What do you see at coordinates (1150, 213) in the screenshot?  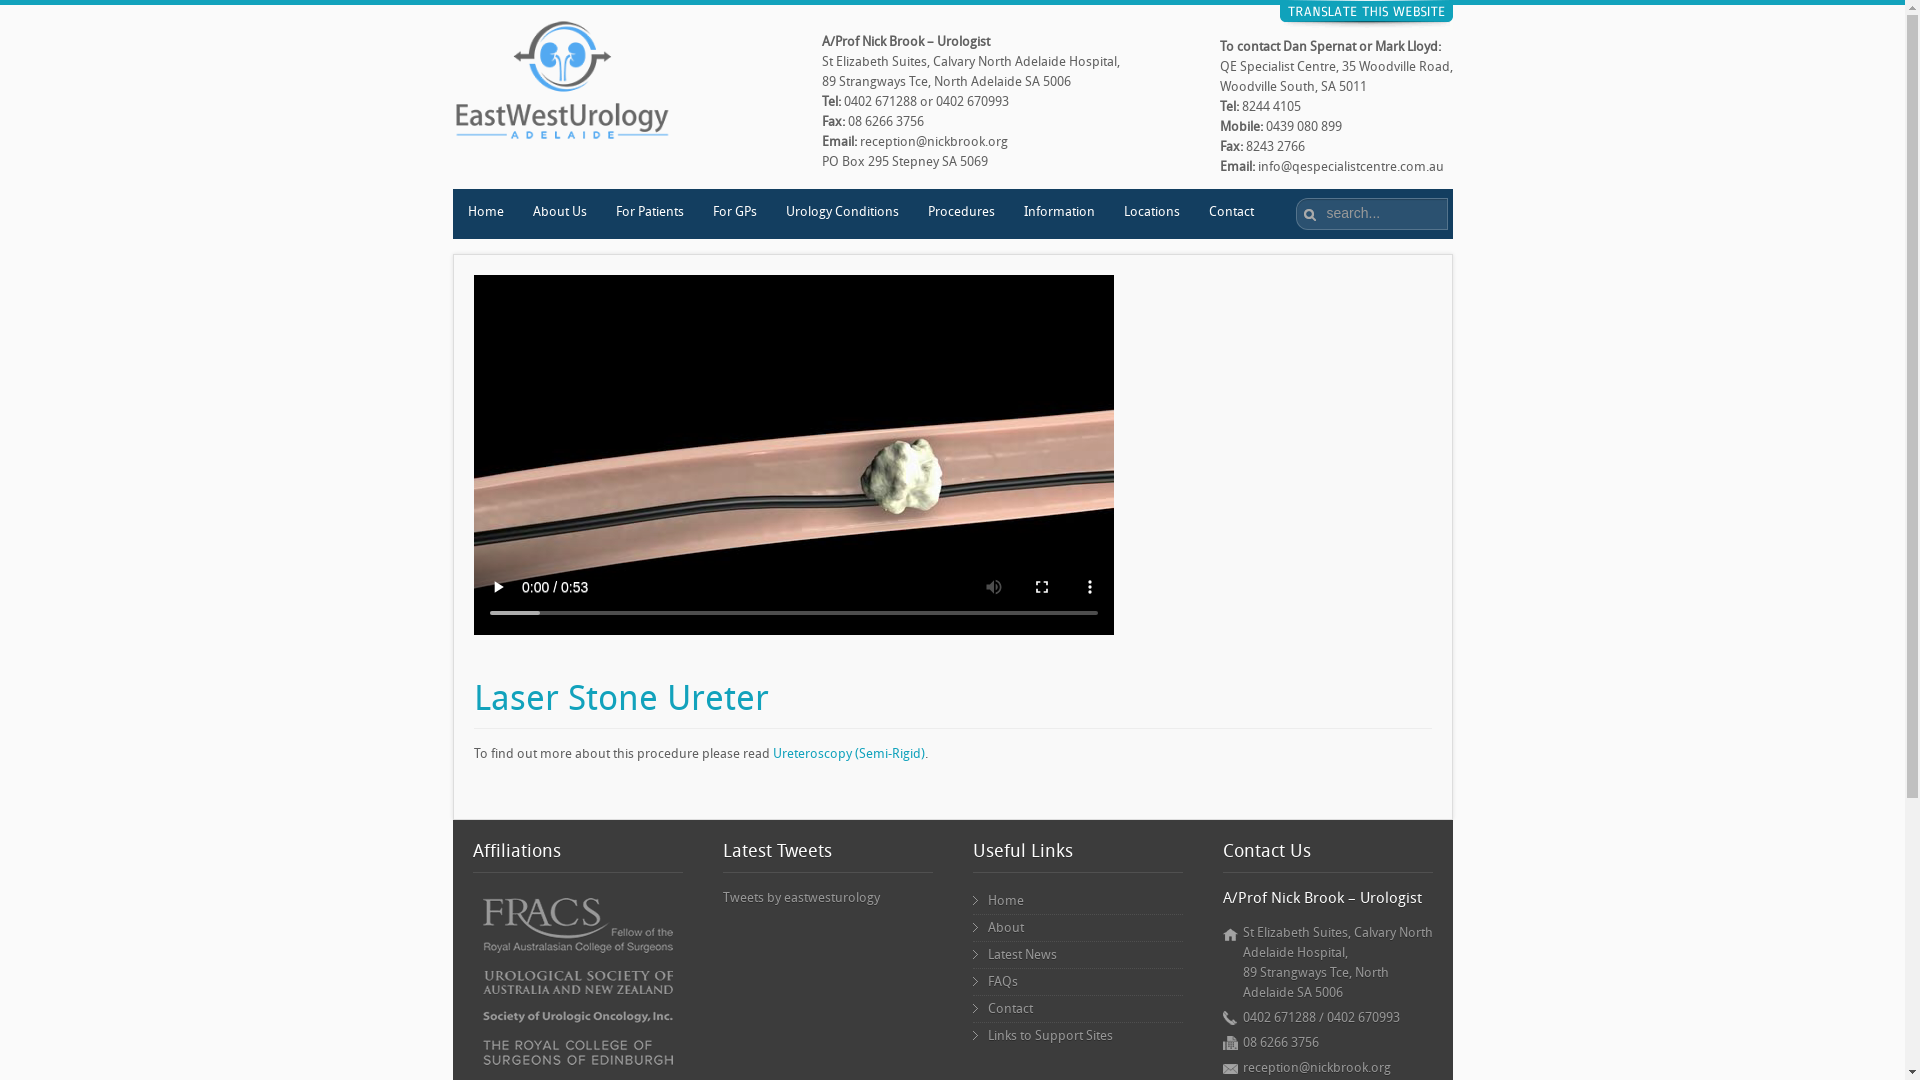 I see `'Locations'` at bounding box center [1150, 213].